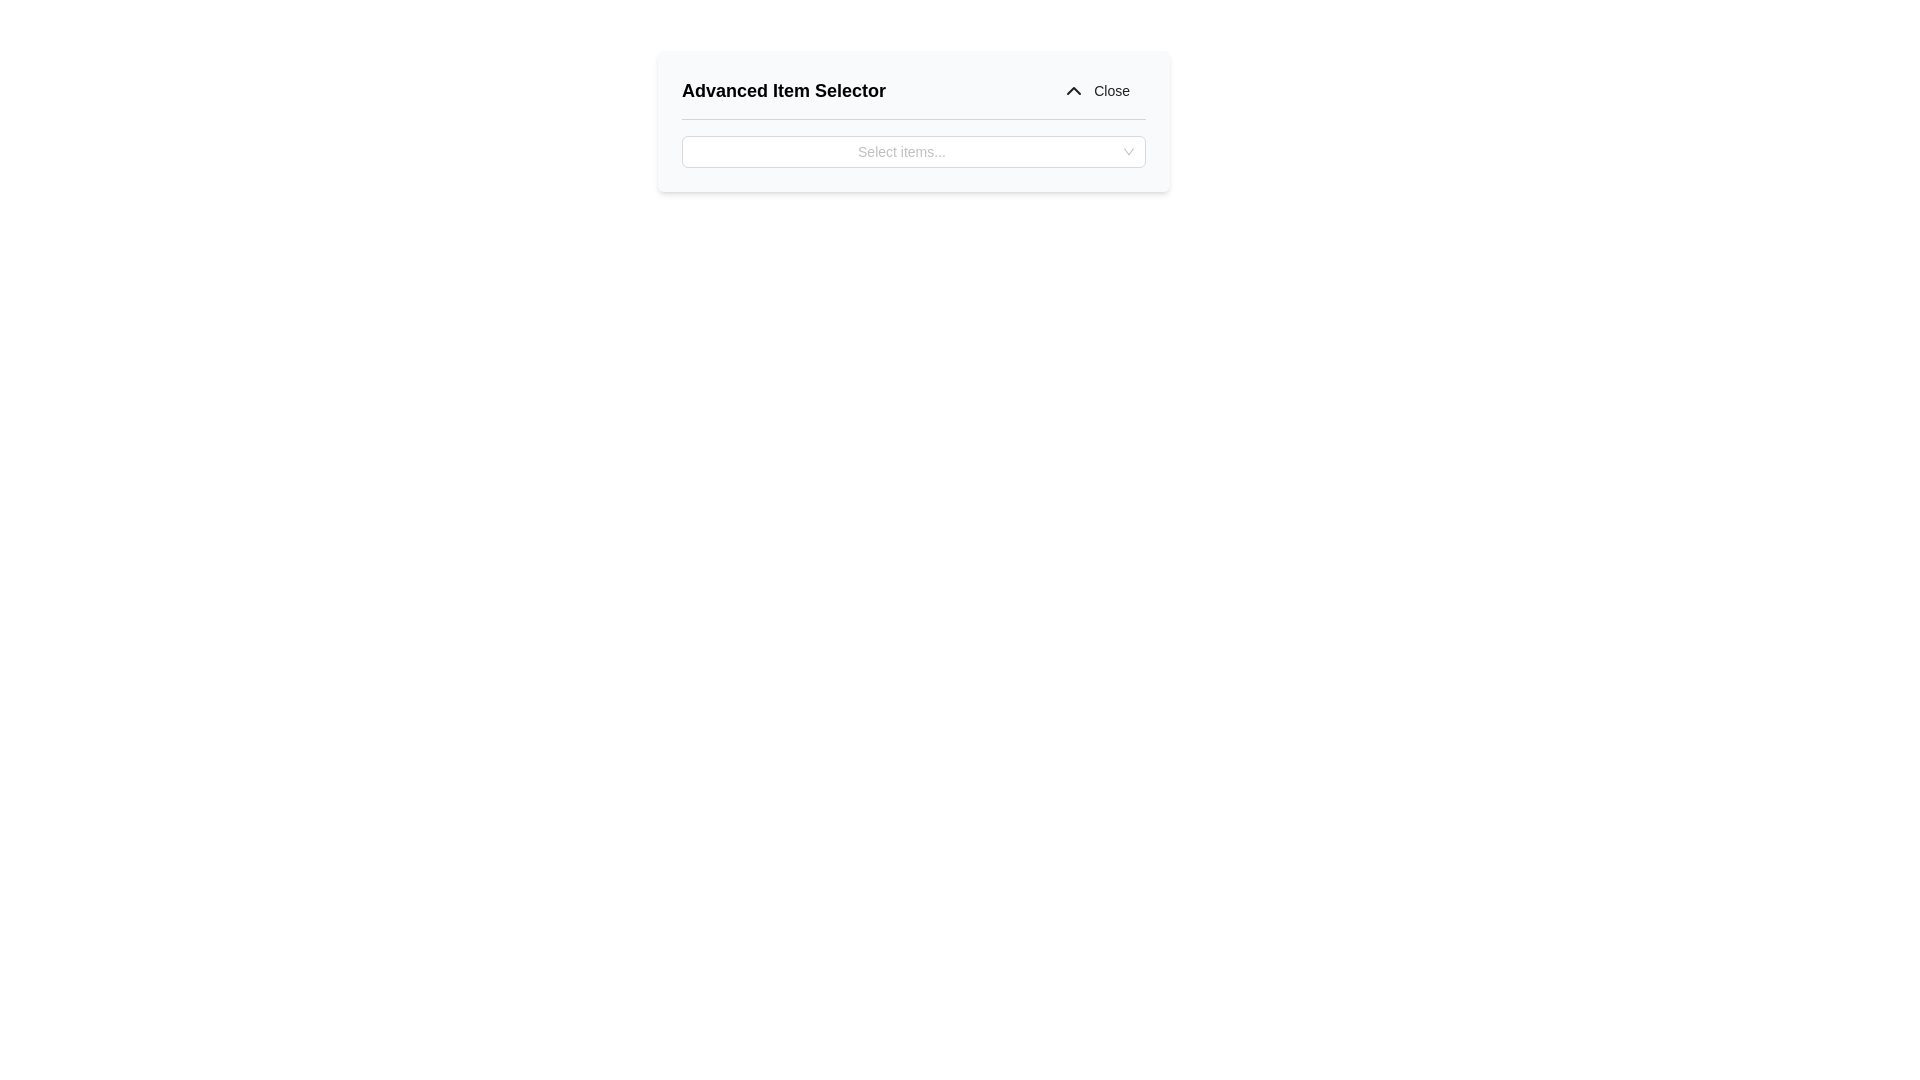 The image size is (1920, 1080). I want to click on the 'Close' button with black text on a white background, featuring a chevron-up icon, located at the top-right corner of the 'Advanced Item Selector' header, so click(1095, 91).